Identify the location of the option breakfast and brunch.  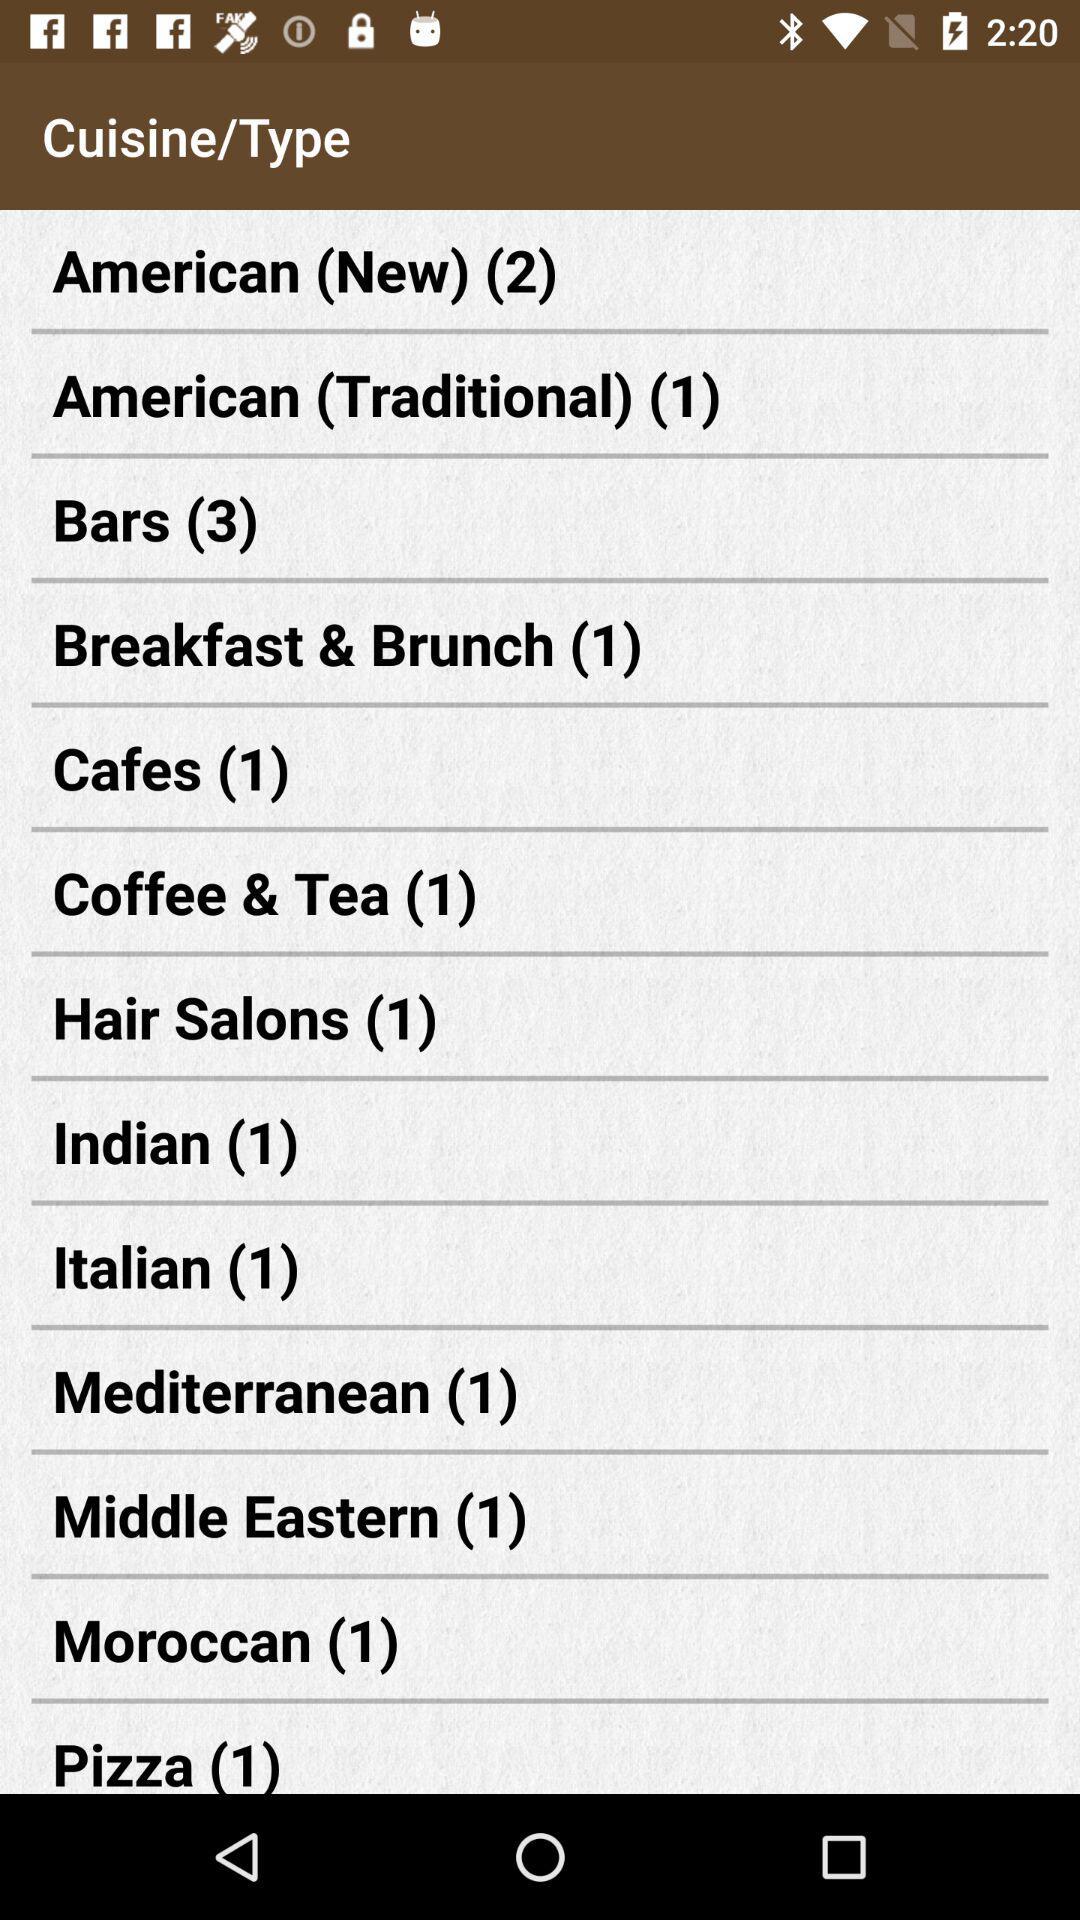
(540, 643).